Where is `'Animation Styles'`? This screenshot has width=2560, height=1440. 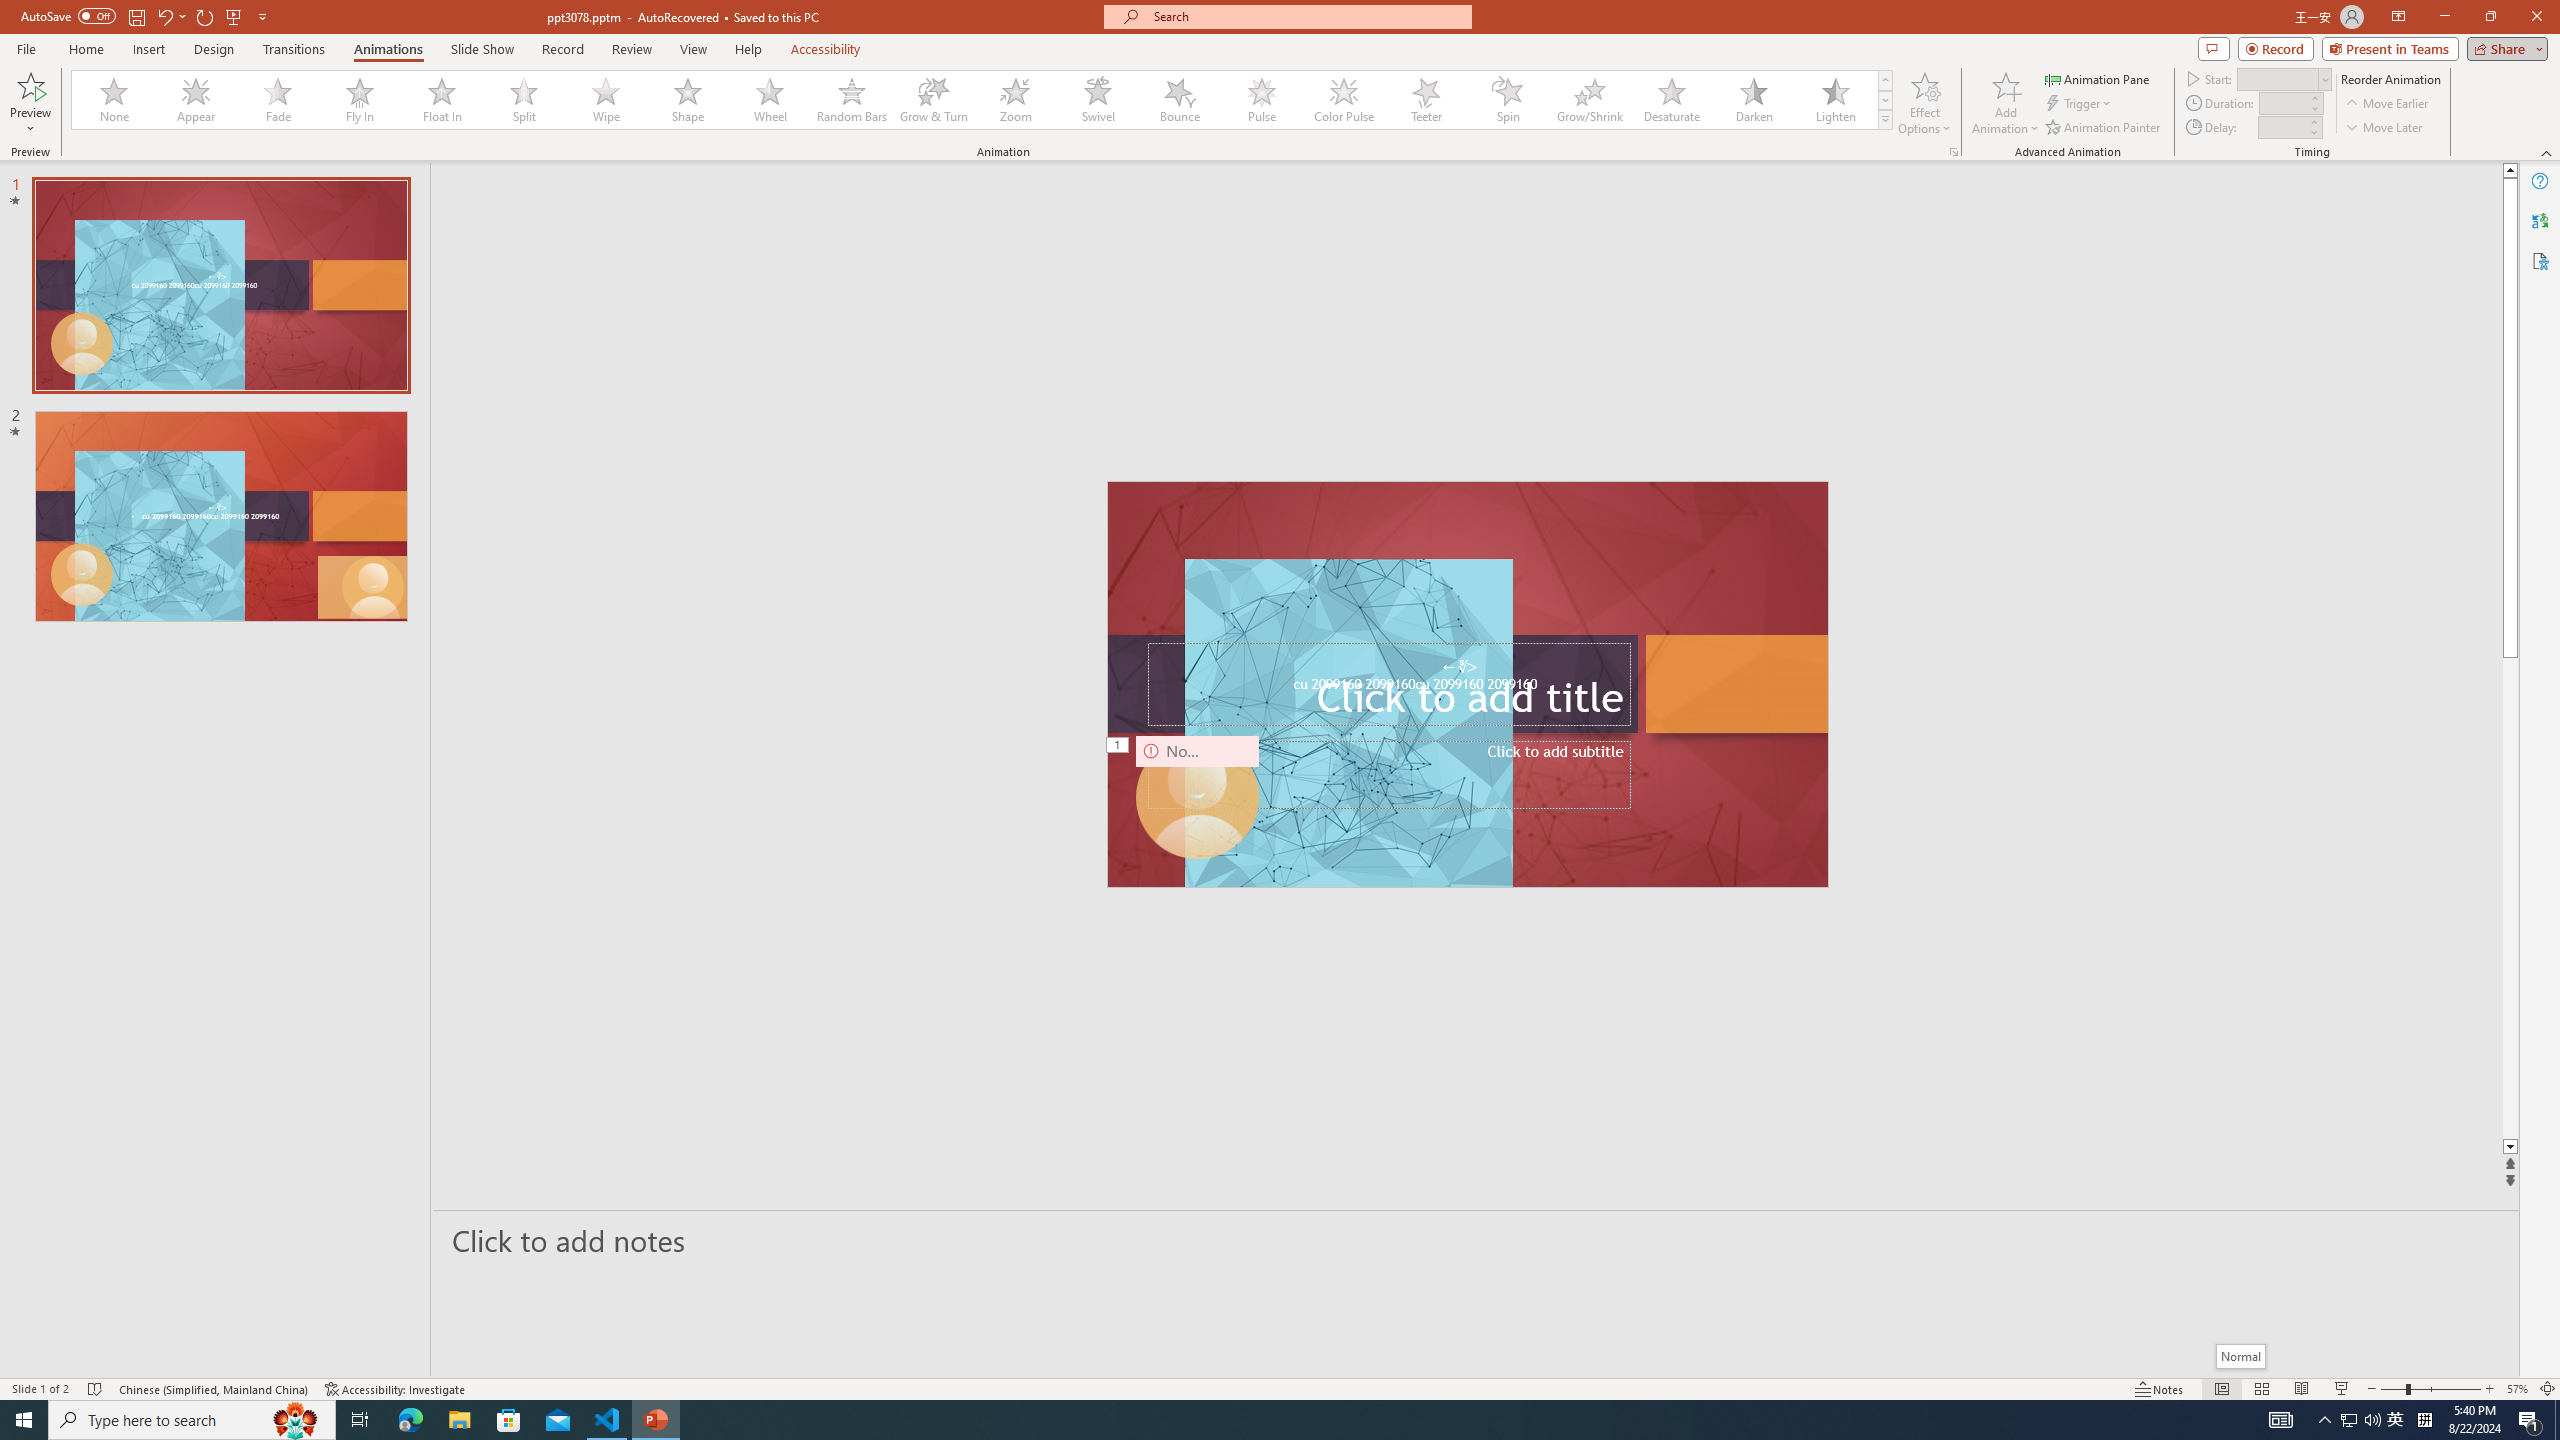
'Animation Styles' is located at coordinates (1884, 118).